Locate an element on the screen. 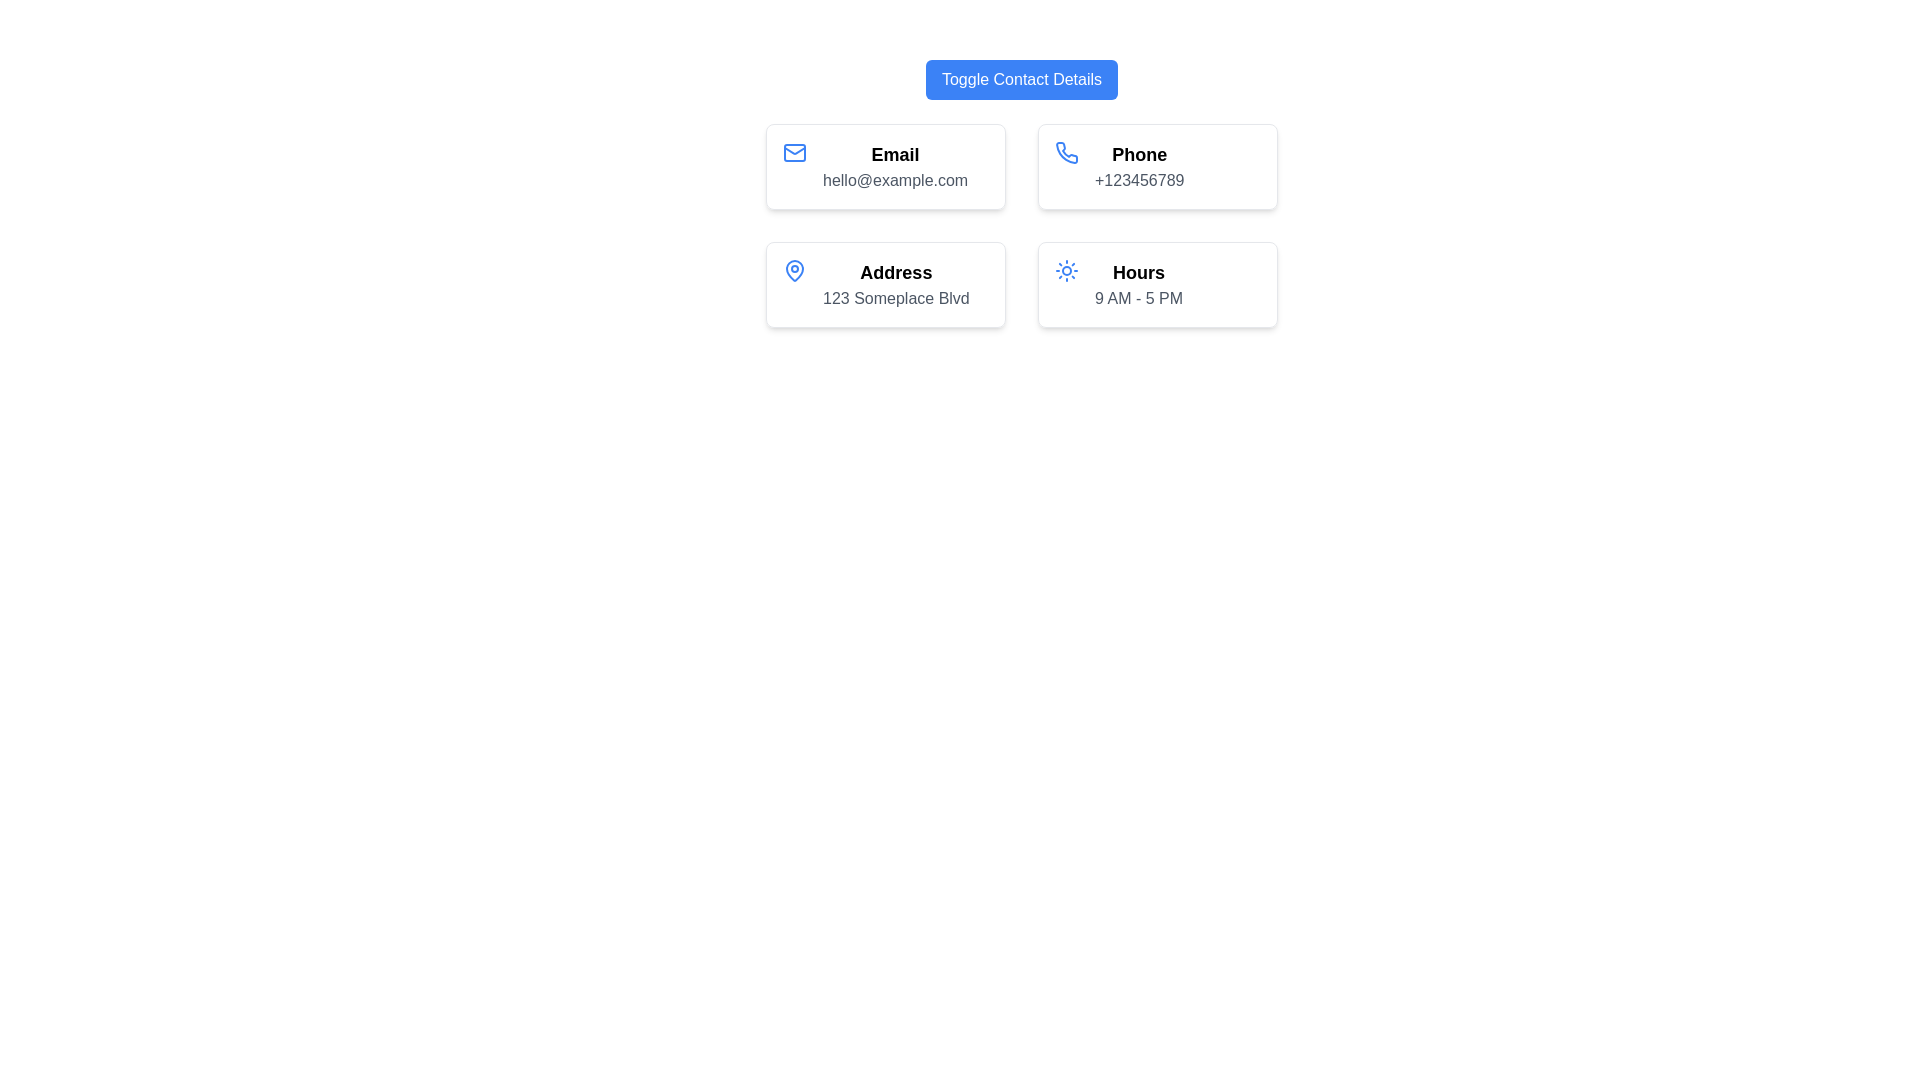 This screenshot has height=1080, width=1920. the blue outlined phone icon located in the 'Phone' section of the contact details interface, positioned on the left side of the 'Phone' card is located at coordinates (1066, 151).